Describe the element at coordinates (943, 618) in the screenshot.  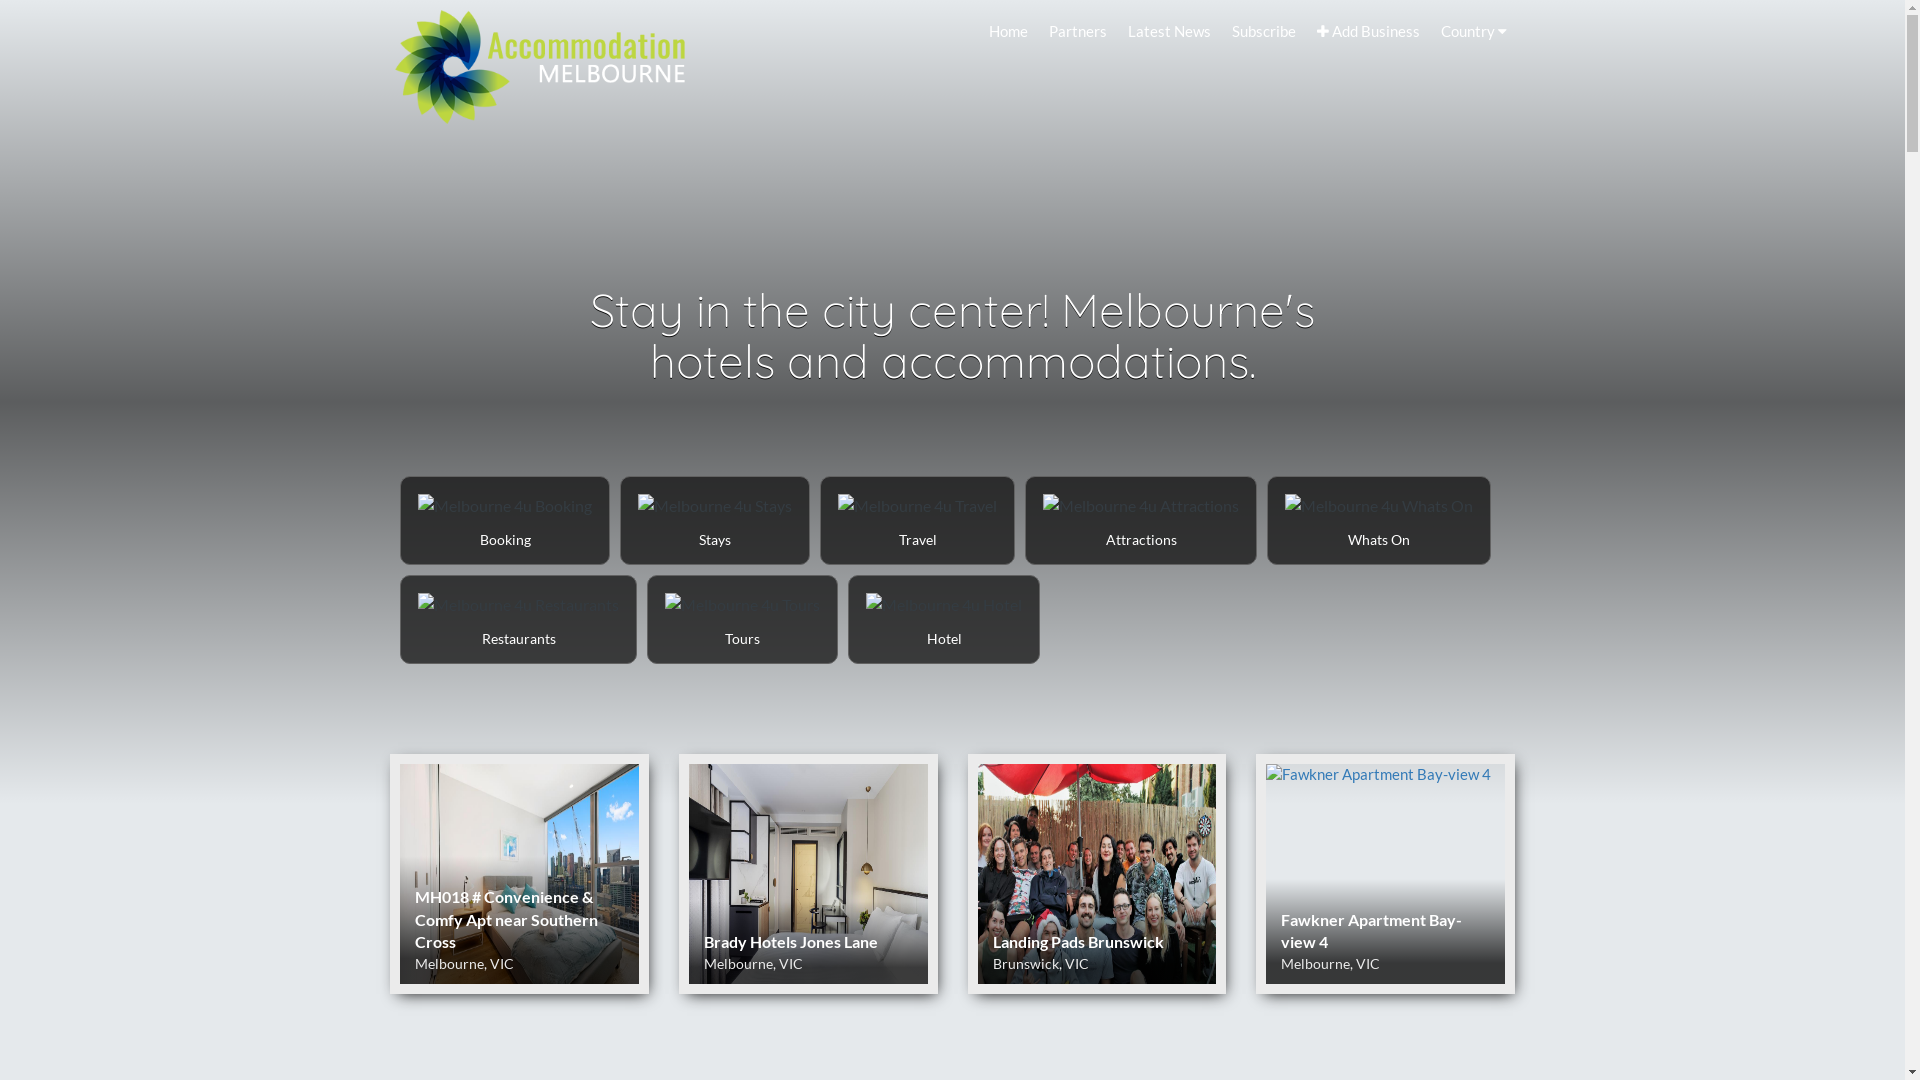
I see `'Hotel Melbourne 4u'` at that location.